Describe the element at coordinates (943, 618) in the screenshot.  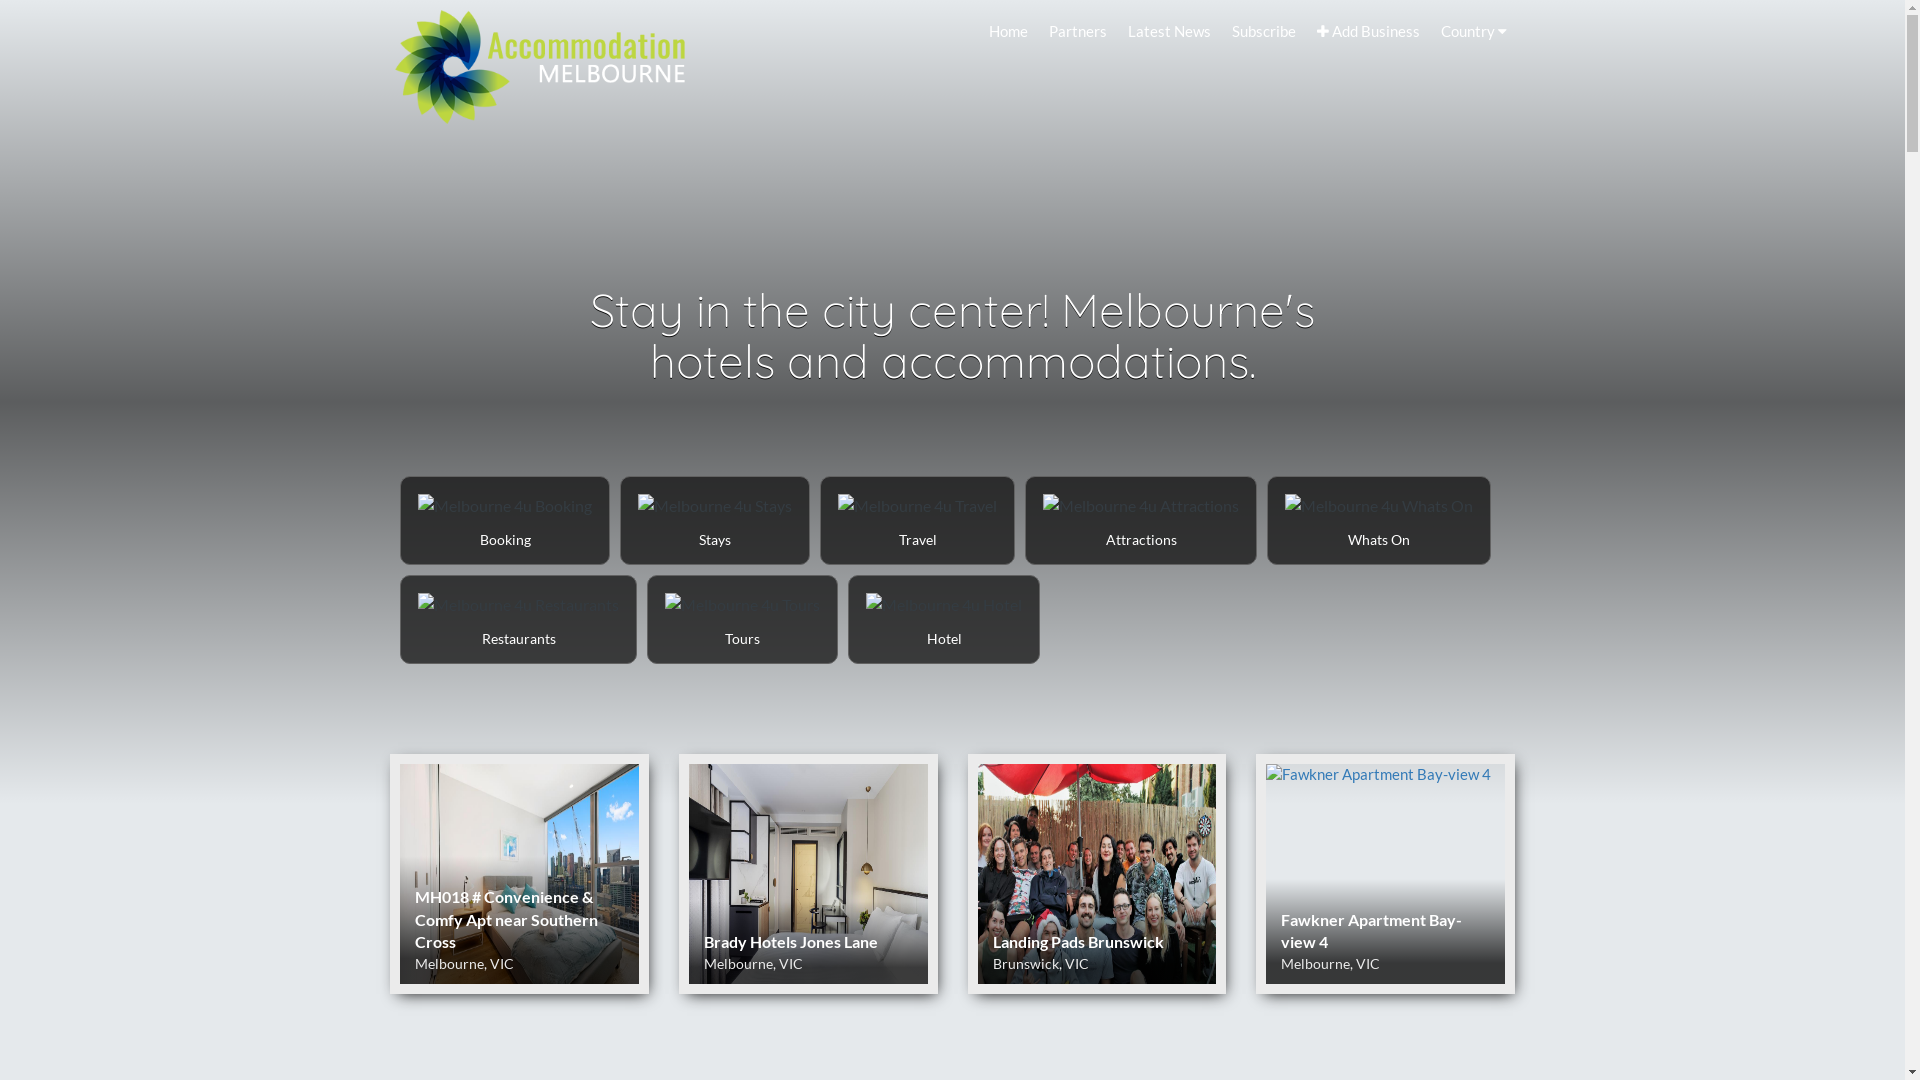
I see `'Hotel Melbourne 4u'` at that location.